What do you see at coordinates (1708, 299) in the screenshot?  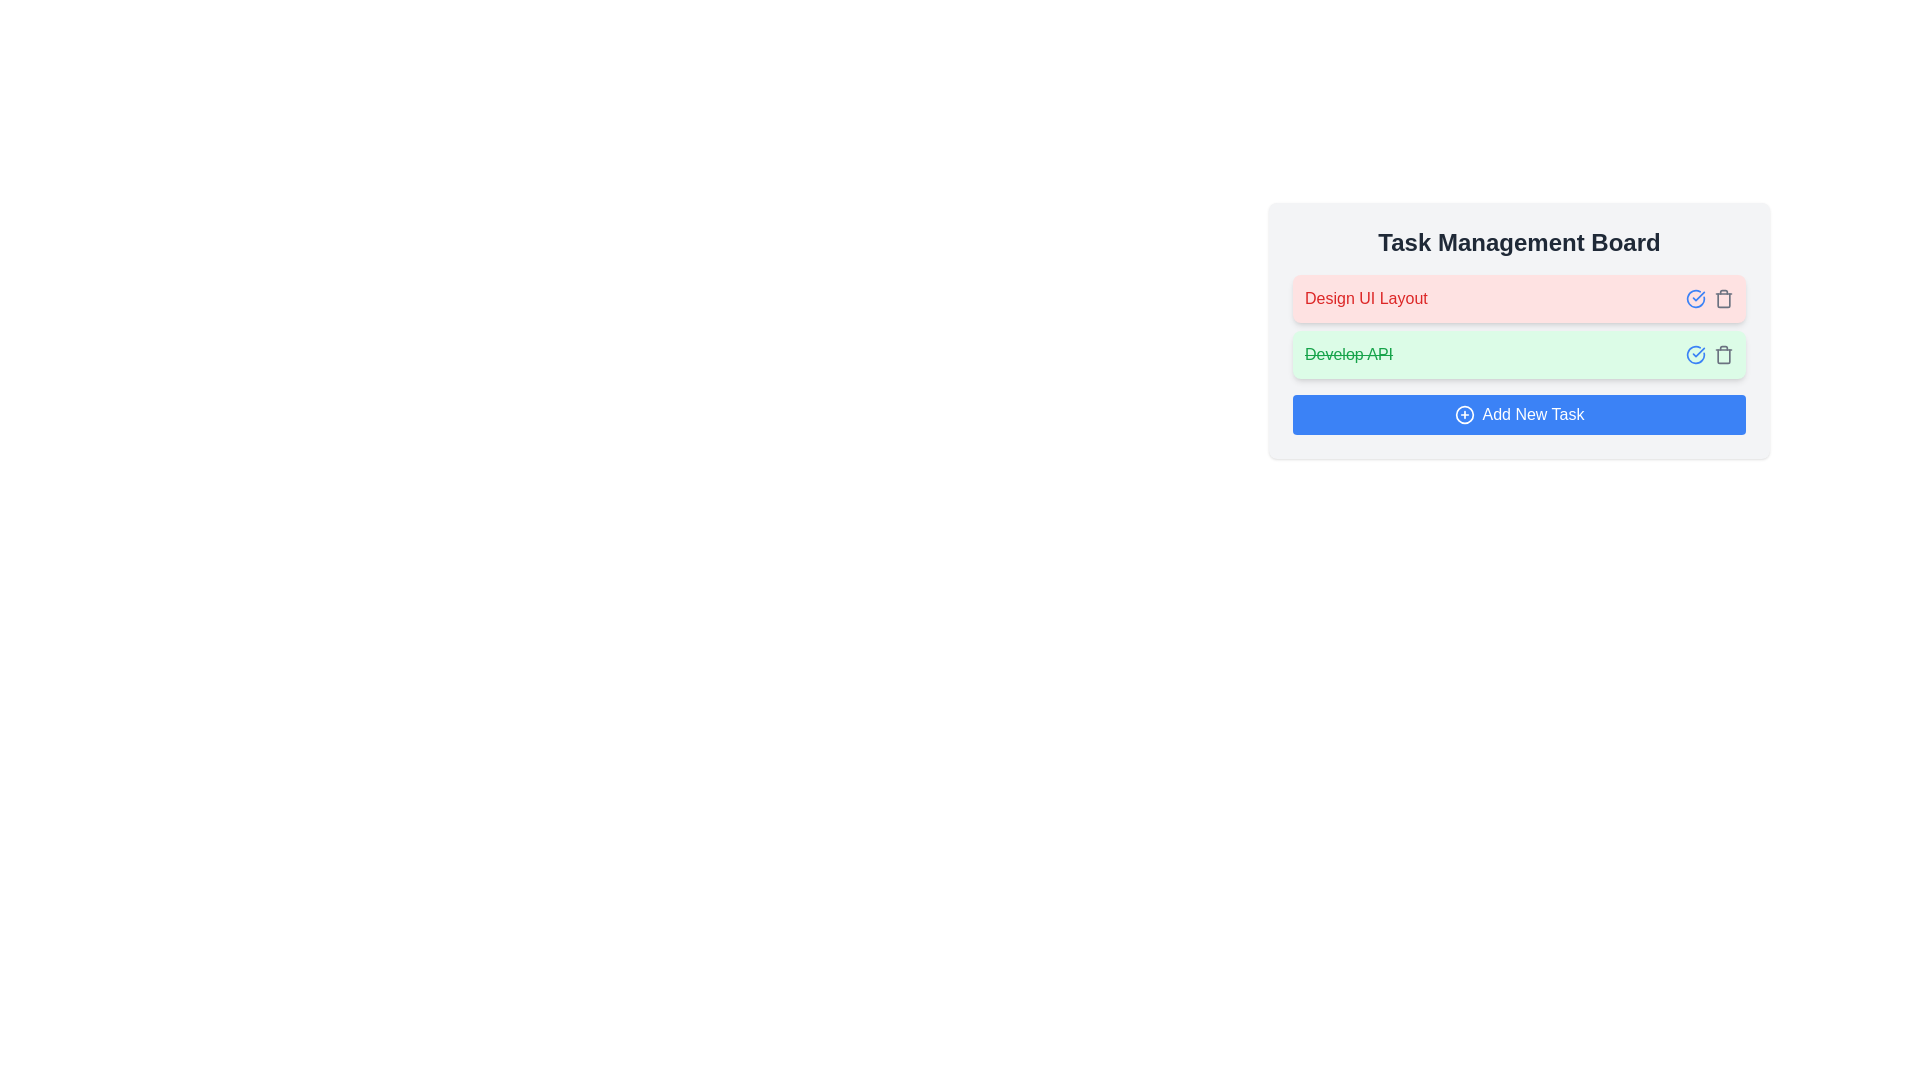 I see `the blue checkmark icon in the top-right corner of the 'Design UI Layout' task card to mark the task as complete` at bounding box center [1708, 299].